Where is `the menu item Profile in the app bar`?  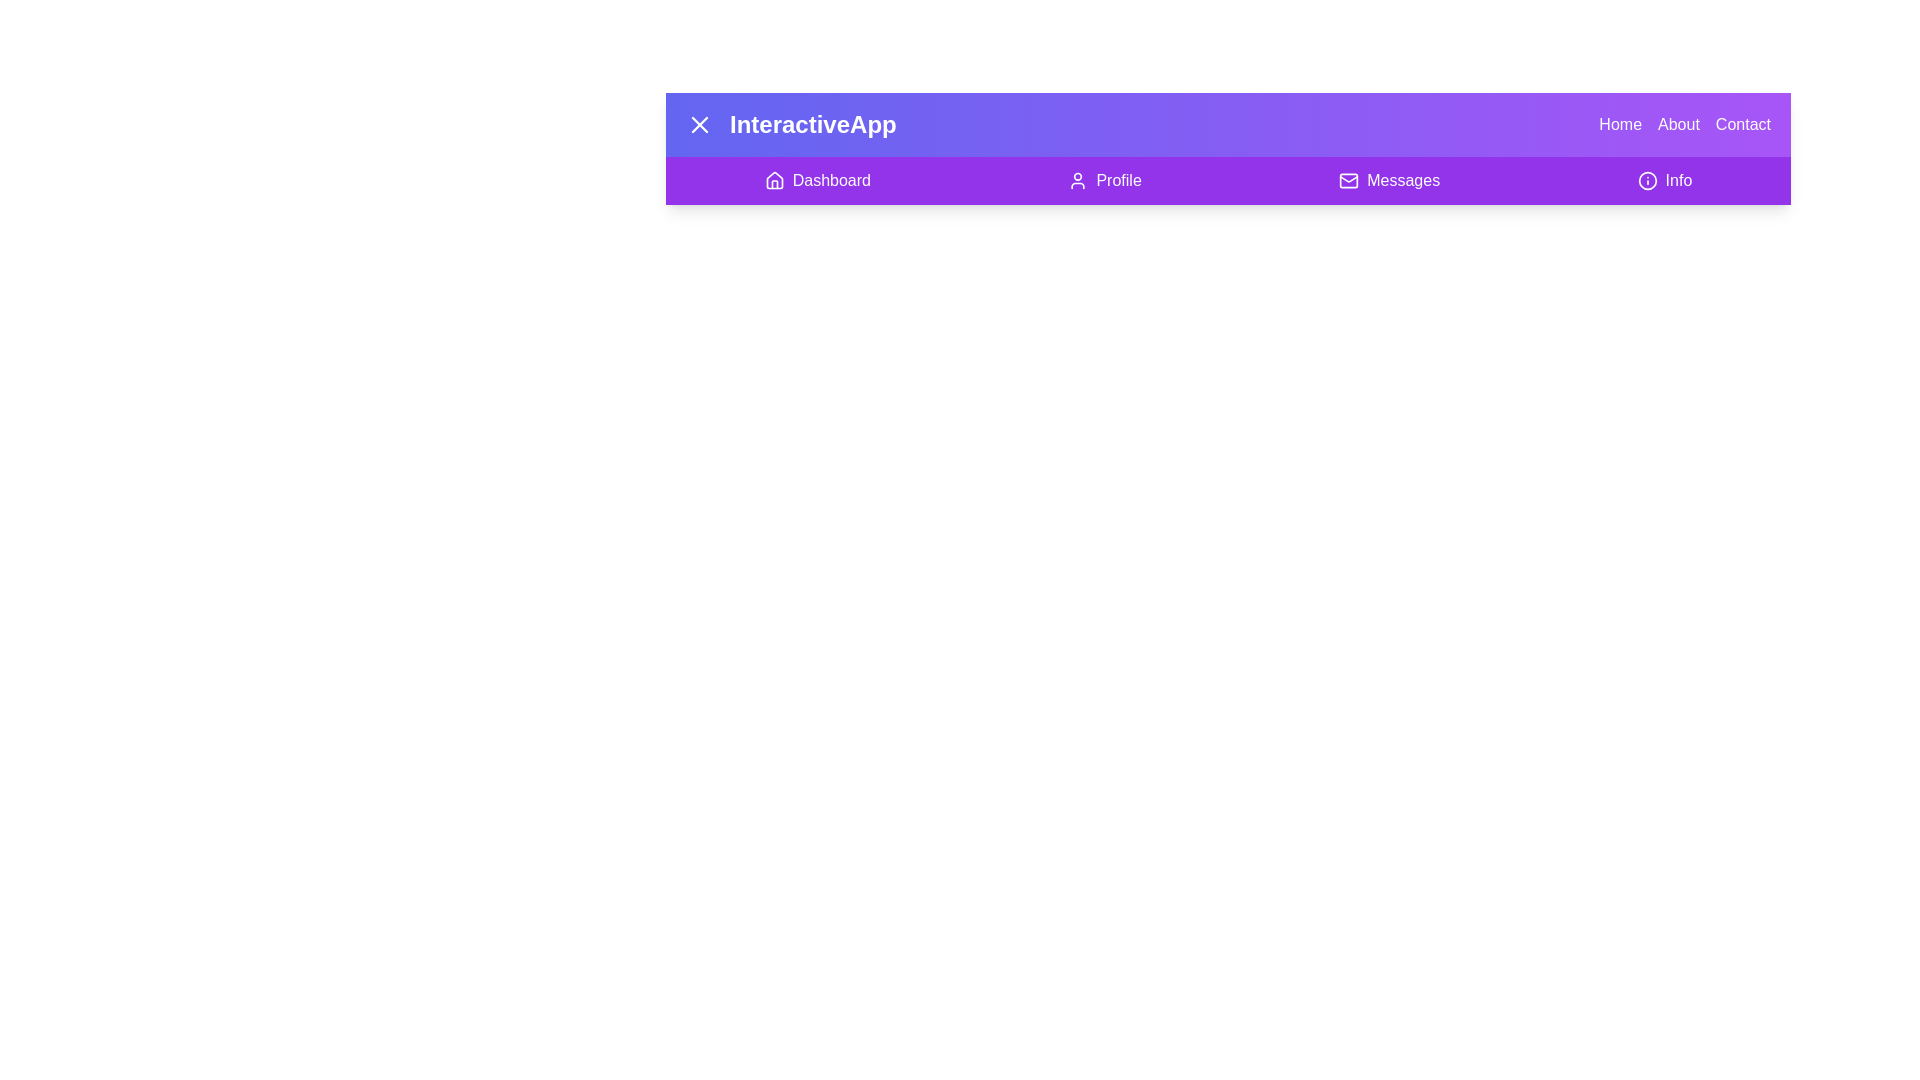
the menu item Profile in the app bar is located at coordinates (1104, 181).